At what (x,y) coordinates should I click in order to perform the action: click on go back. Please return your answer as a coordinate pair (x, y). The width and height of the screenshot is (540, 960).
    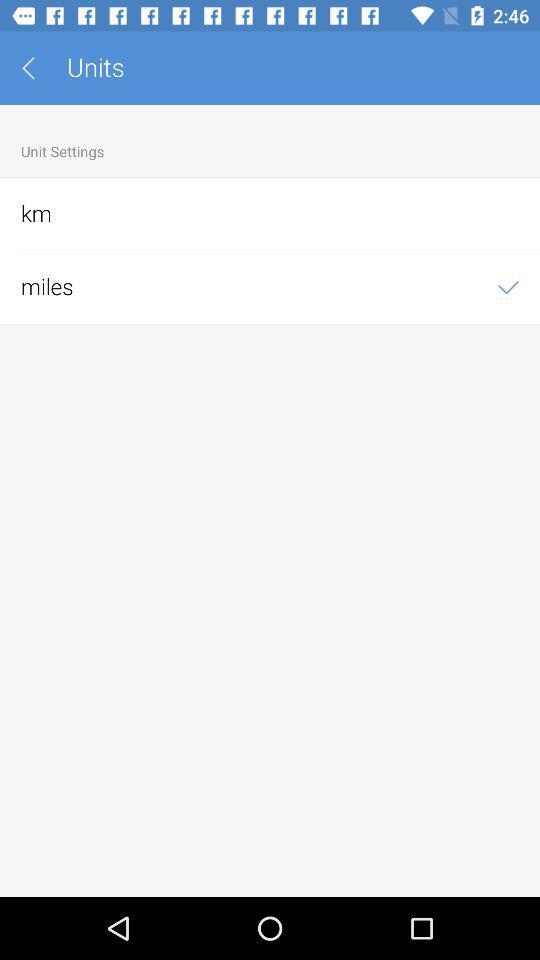
    Looking at the image, I should click on (35, 68).